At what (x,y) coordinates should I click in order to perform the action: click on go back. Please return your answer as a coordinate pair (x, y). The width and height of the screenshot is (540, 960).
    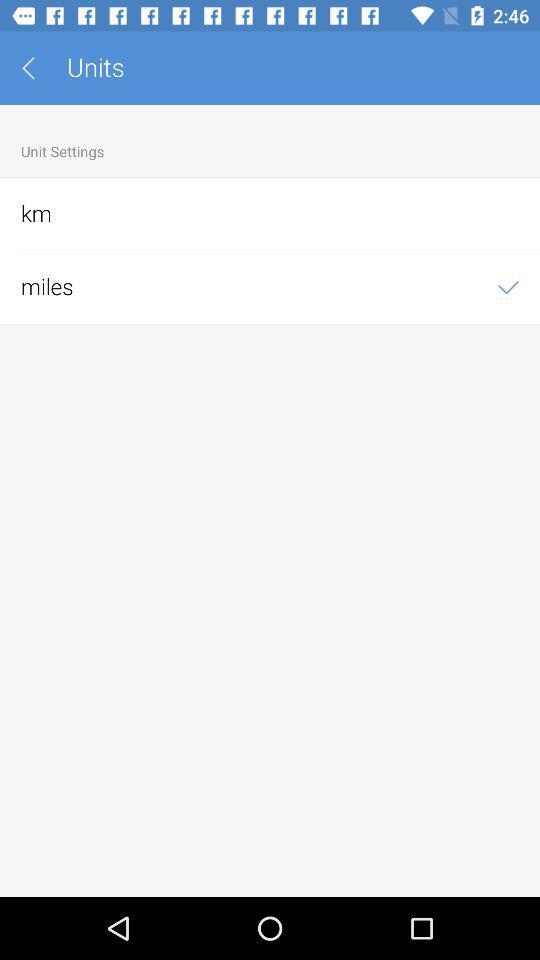
    Looking at the image, I should click on (35, 68).